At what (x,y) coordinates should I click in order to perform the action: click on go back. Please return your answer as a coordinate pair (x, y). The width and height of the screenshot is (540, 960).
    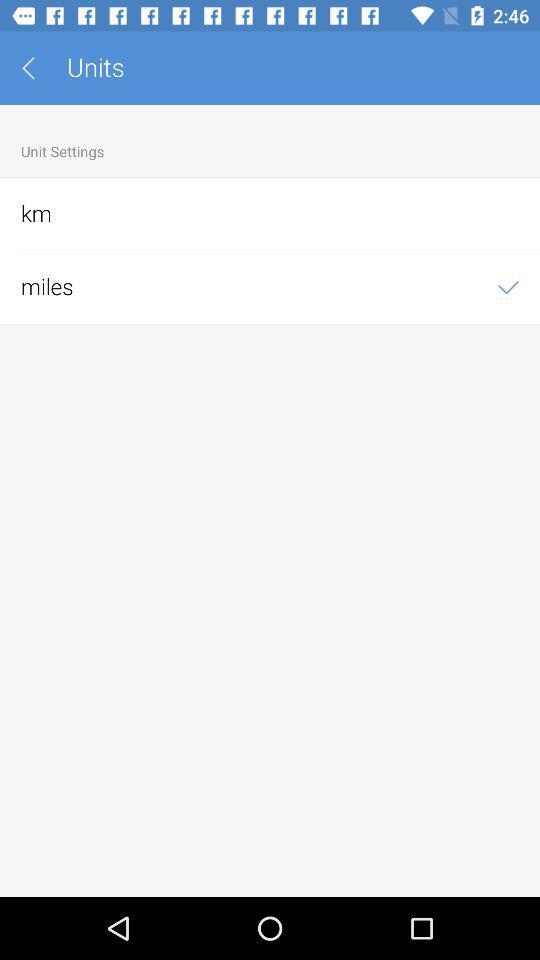
    Looking at the image, I should click on (35, 68).